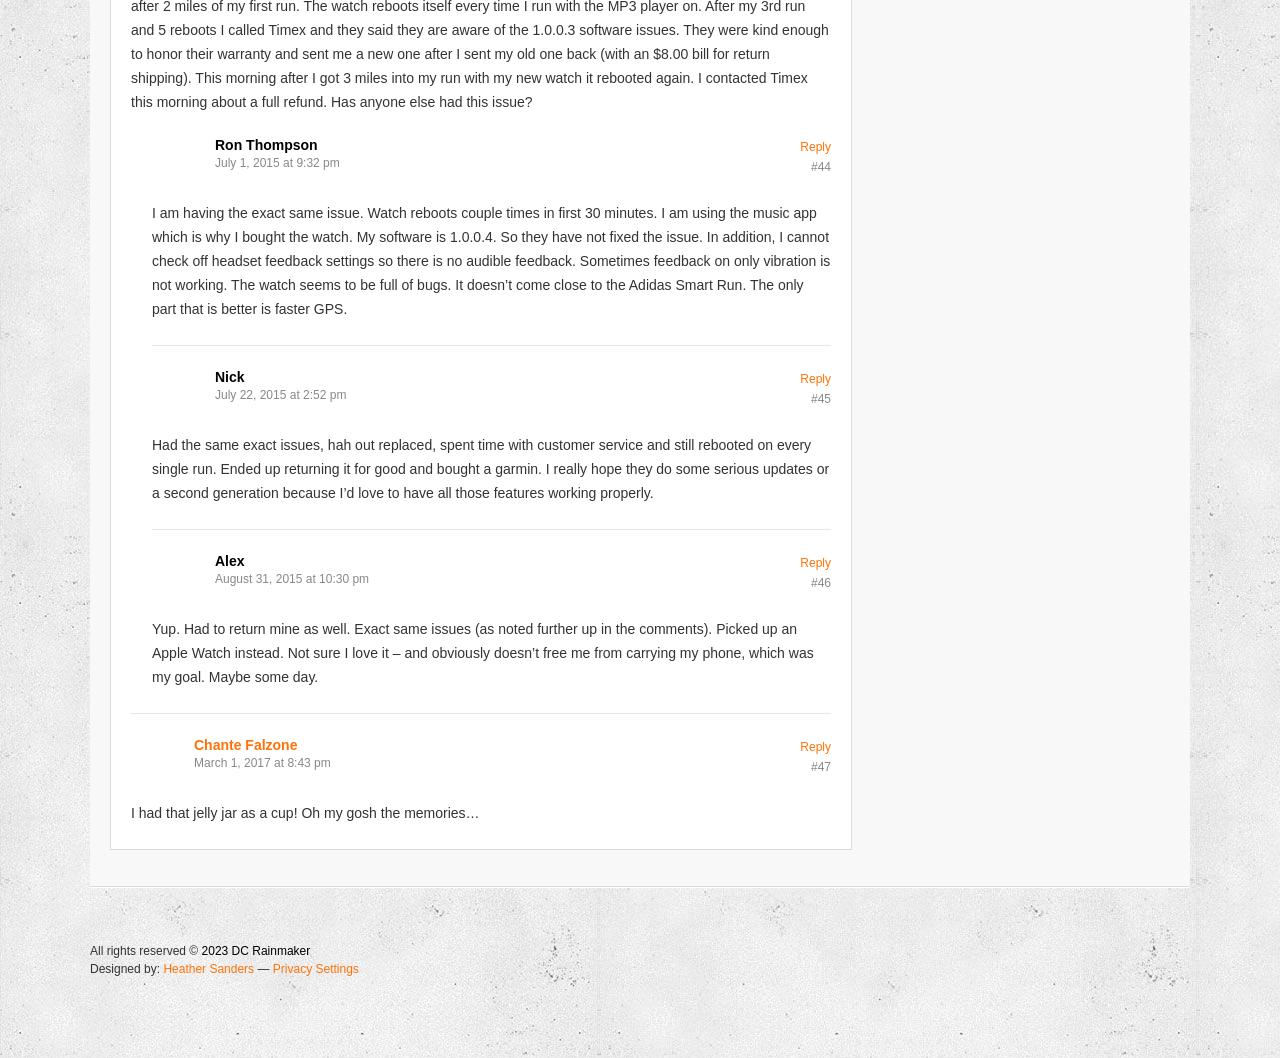 The width and height of the screenshot is (1280, 1058). Describe the element at coordinates (208, 967) in the screenshot. I see `'Heather Sanders'` at that location.